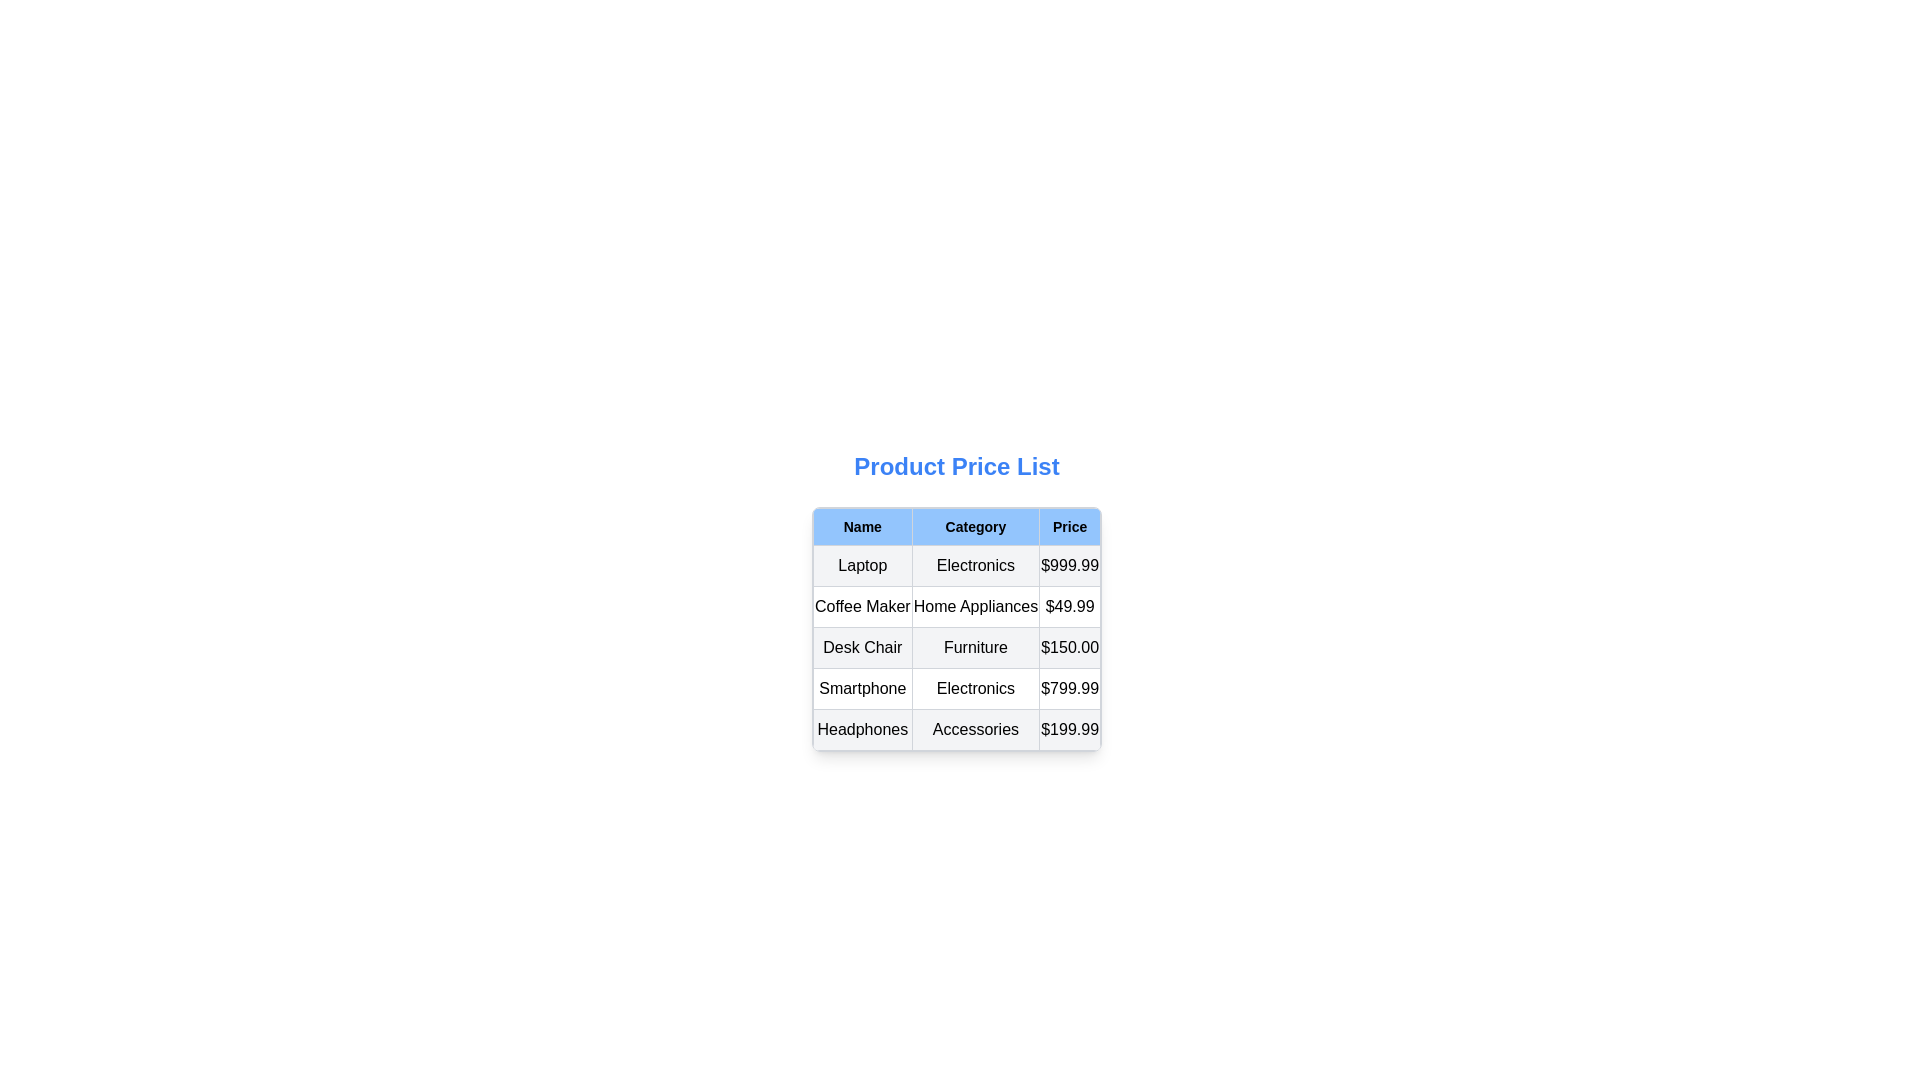 Image resolution: width=1920 pixels, height=1080 pixels. What do you see at coordinates (1069, 648) in the screenshot?
I see `the table cell displaying the price '$150.00' for the 'Desk Chair' item, located in the bottom-right corner of the third row under the 'Price' column` at bounding box center [1069, 648].